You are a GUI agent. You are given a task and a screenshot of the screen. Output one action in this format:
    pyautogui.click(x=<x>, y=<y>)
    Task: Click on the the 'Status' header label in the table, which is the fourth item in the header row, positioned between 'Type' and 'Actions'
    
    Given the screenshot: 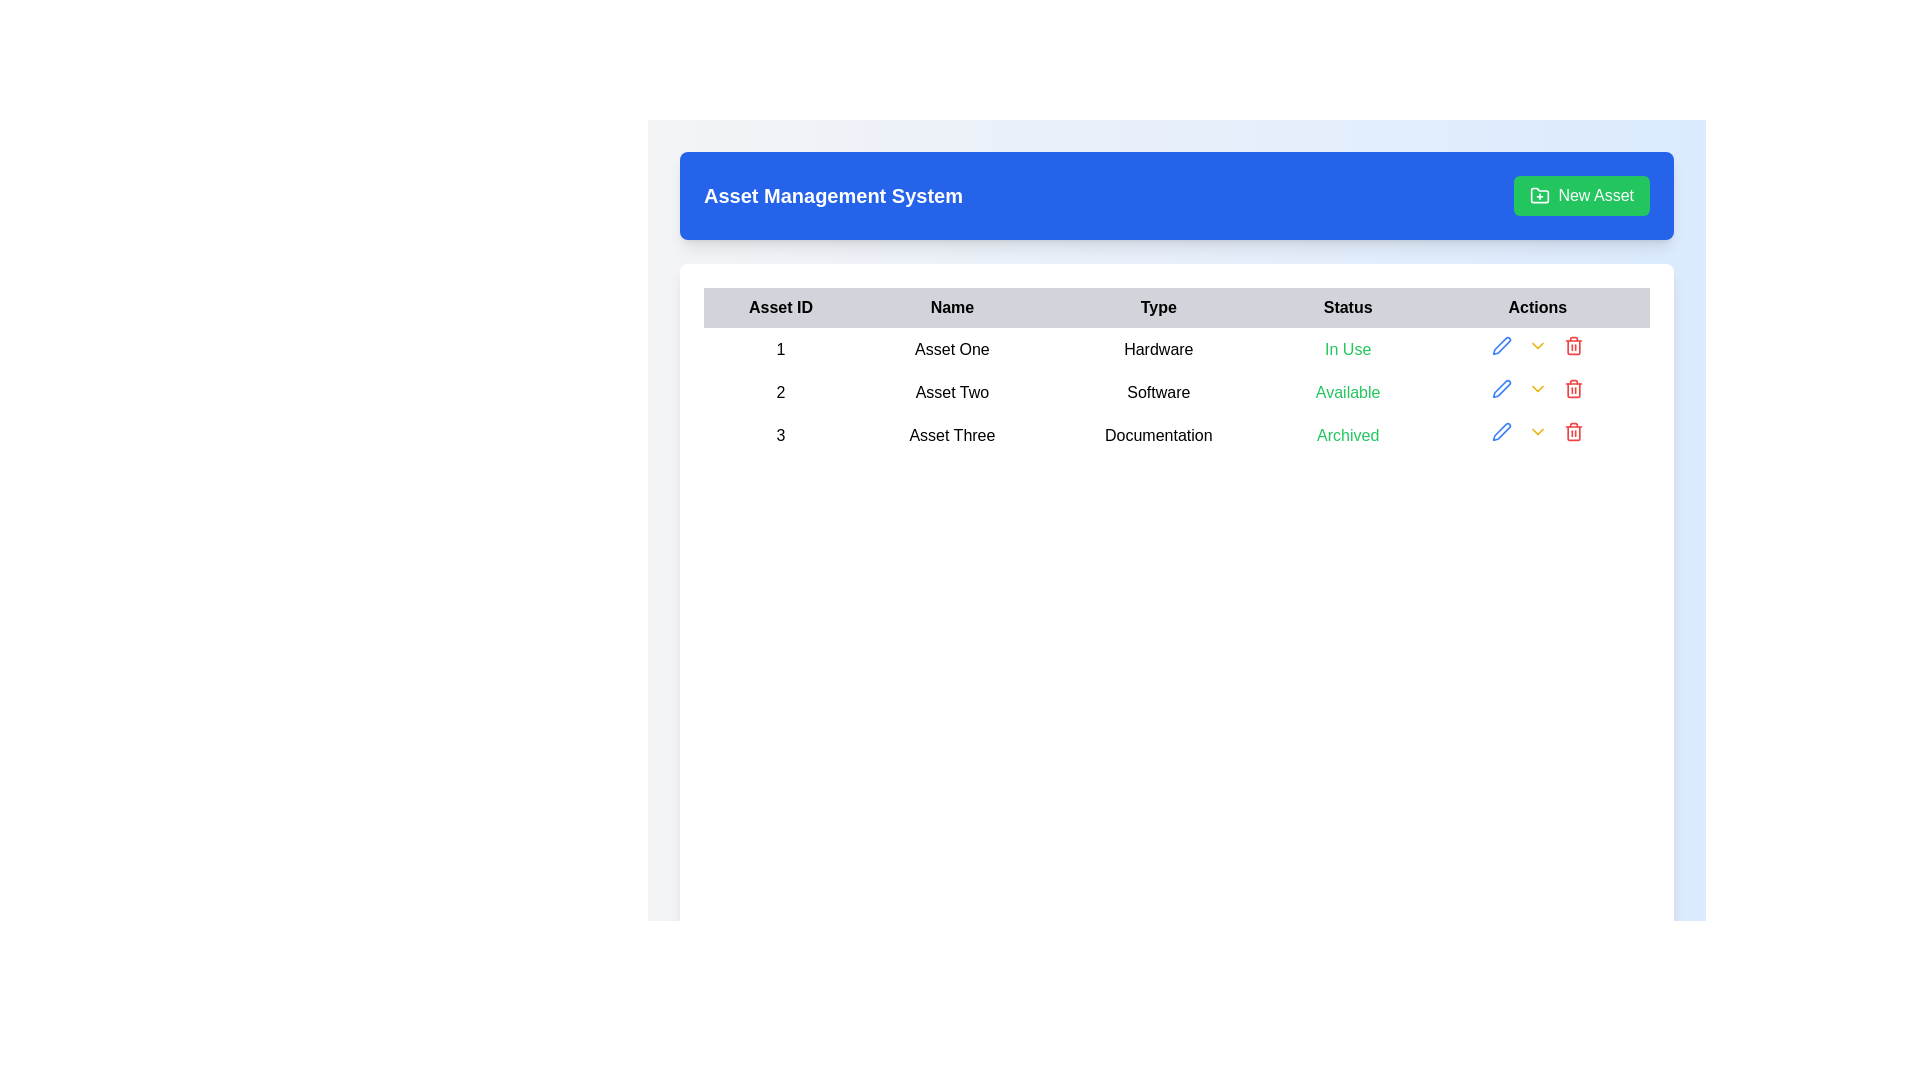 What is the action you would take?
    pyautogui.click(x=1348, y=308)
    